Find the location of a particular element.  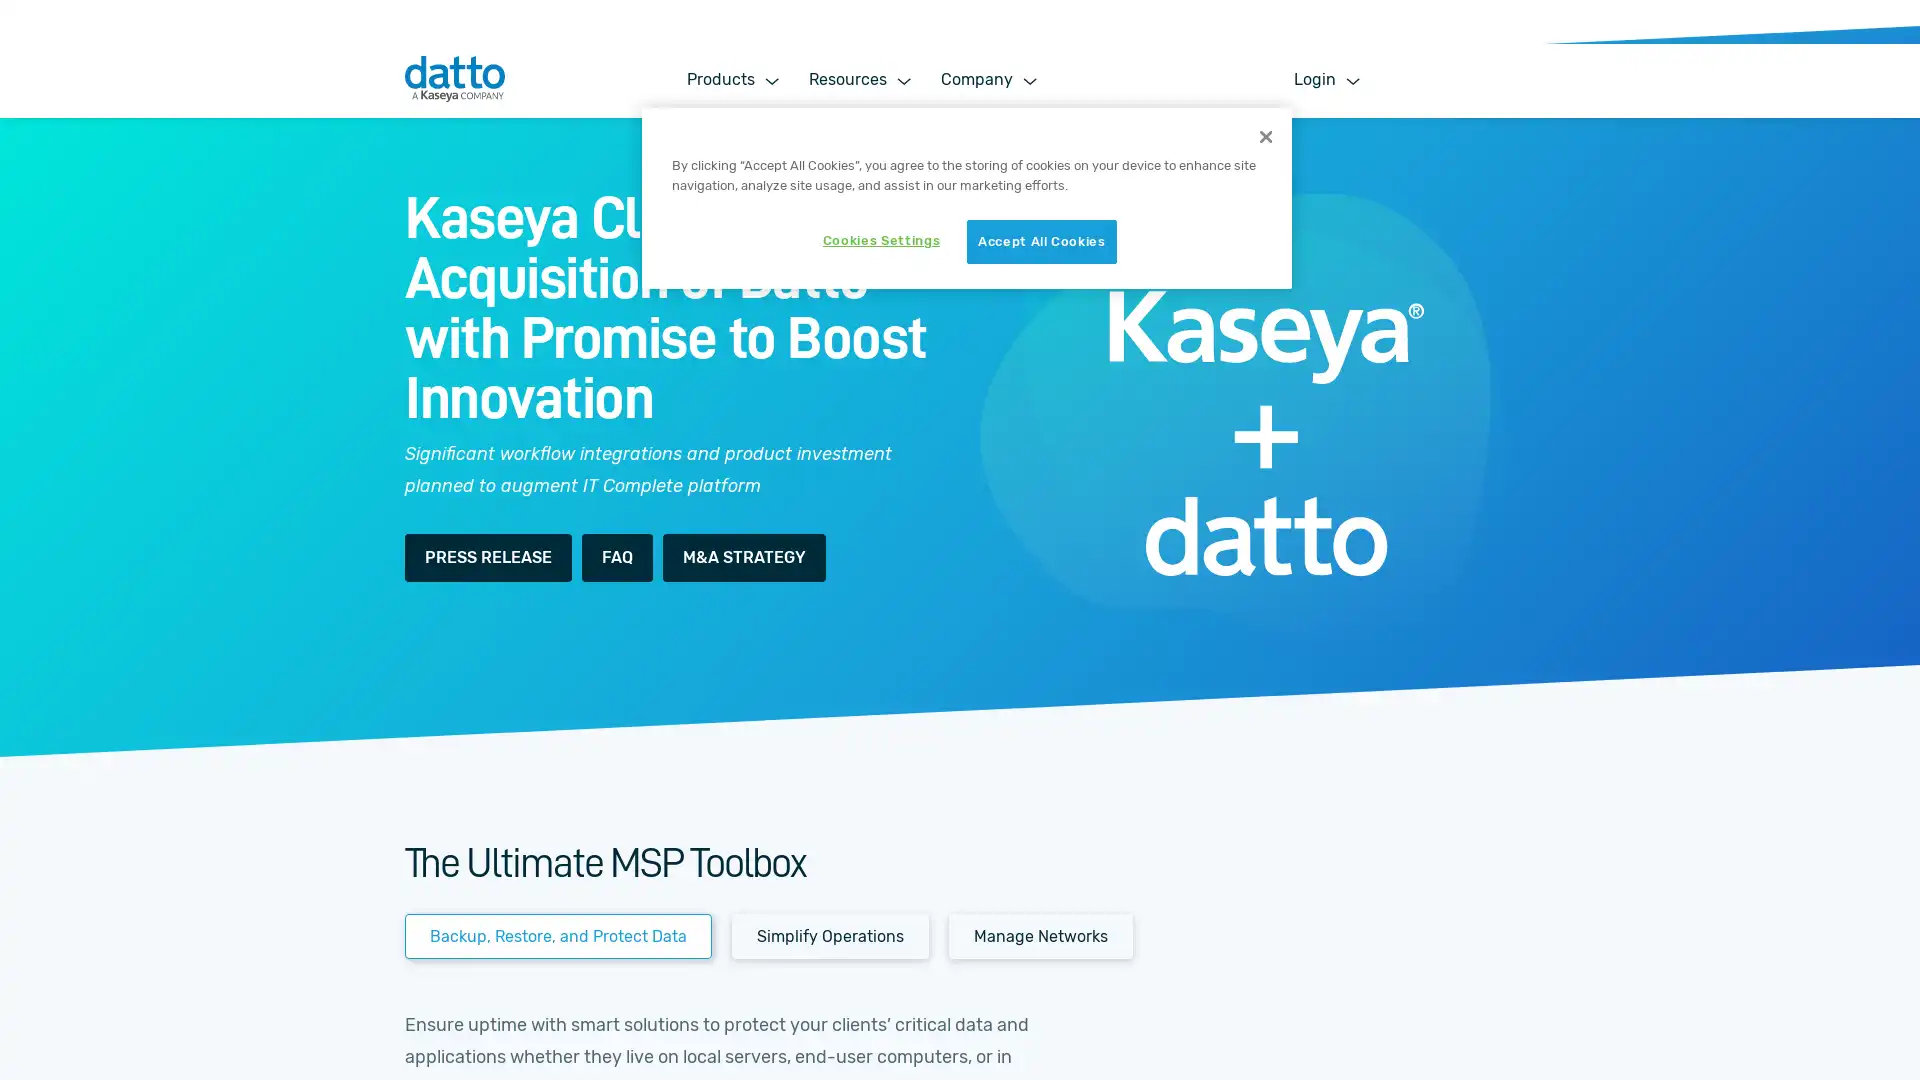

Login is located at coordinates (1326, 79).